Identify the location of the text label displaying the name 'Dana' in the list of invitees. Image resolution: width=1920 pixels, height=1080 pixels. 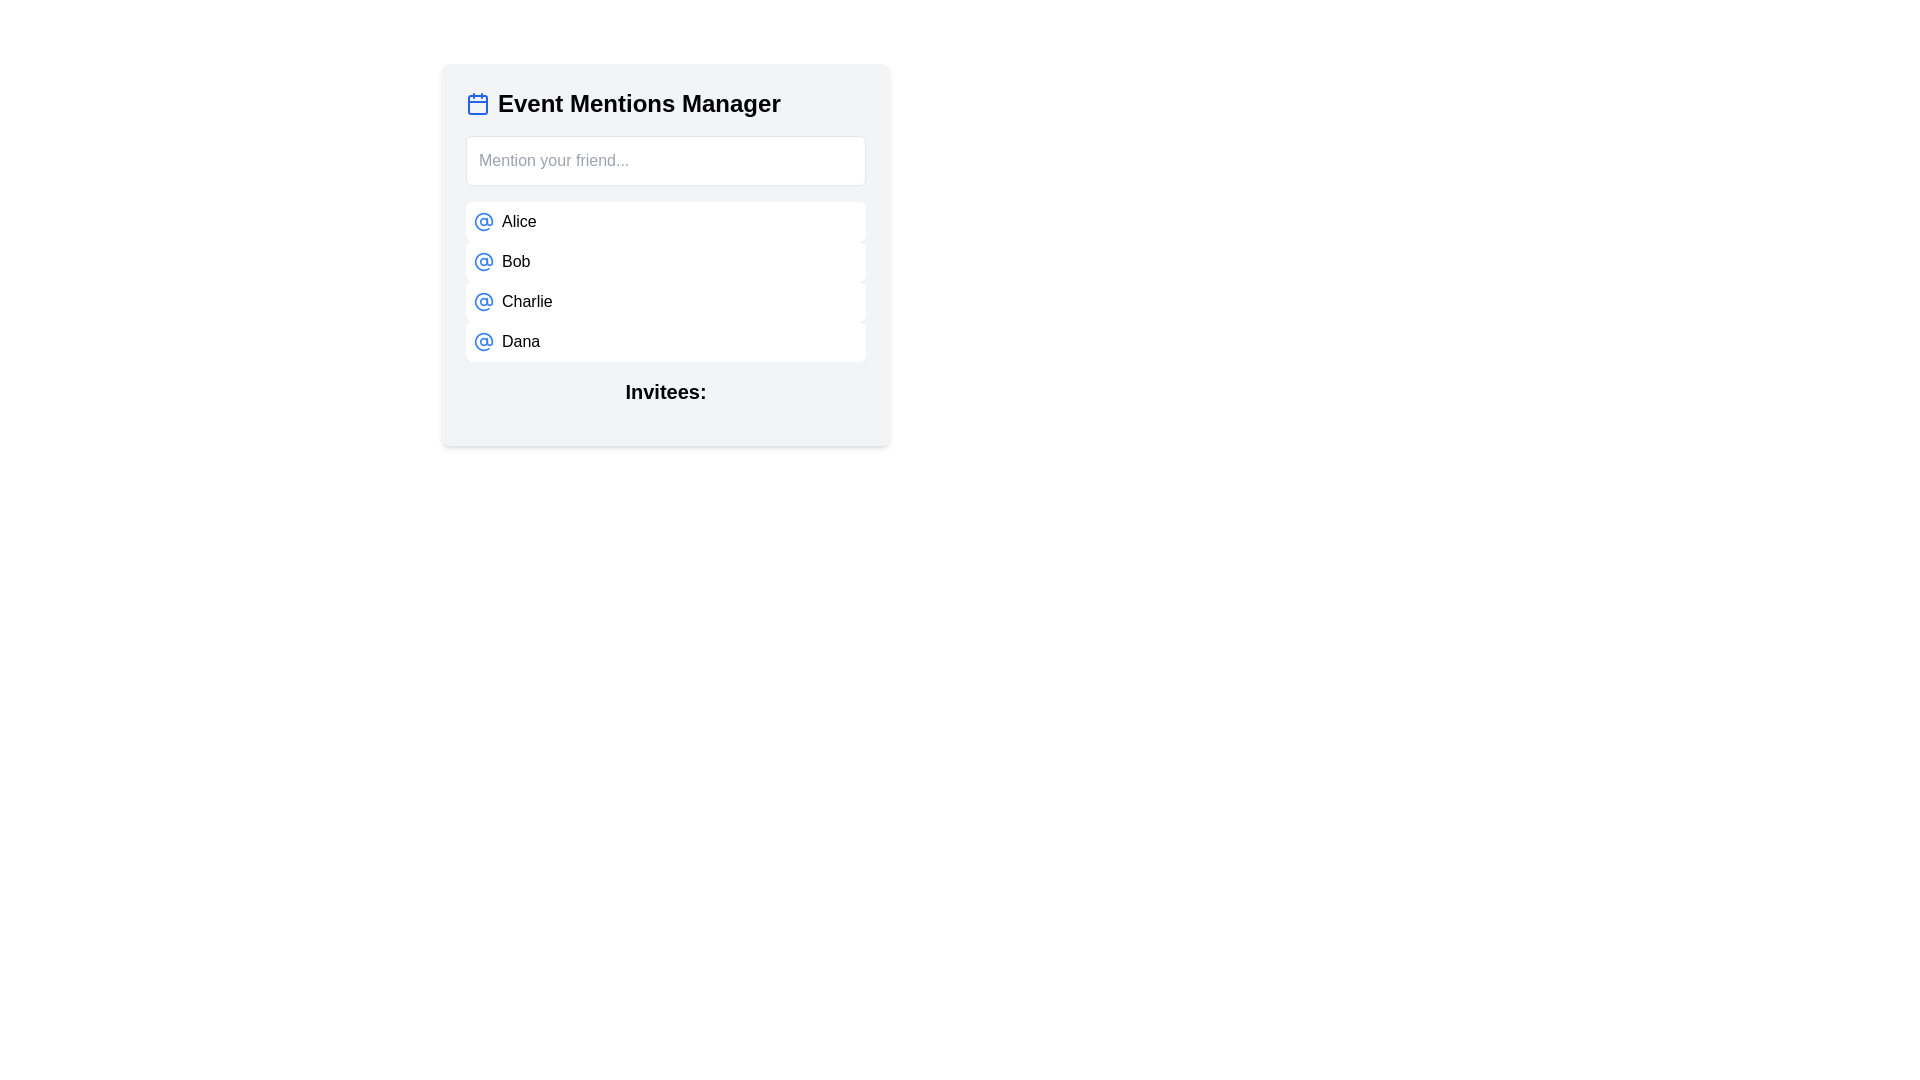
(521, 341).